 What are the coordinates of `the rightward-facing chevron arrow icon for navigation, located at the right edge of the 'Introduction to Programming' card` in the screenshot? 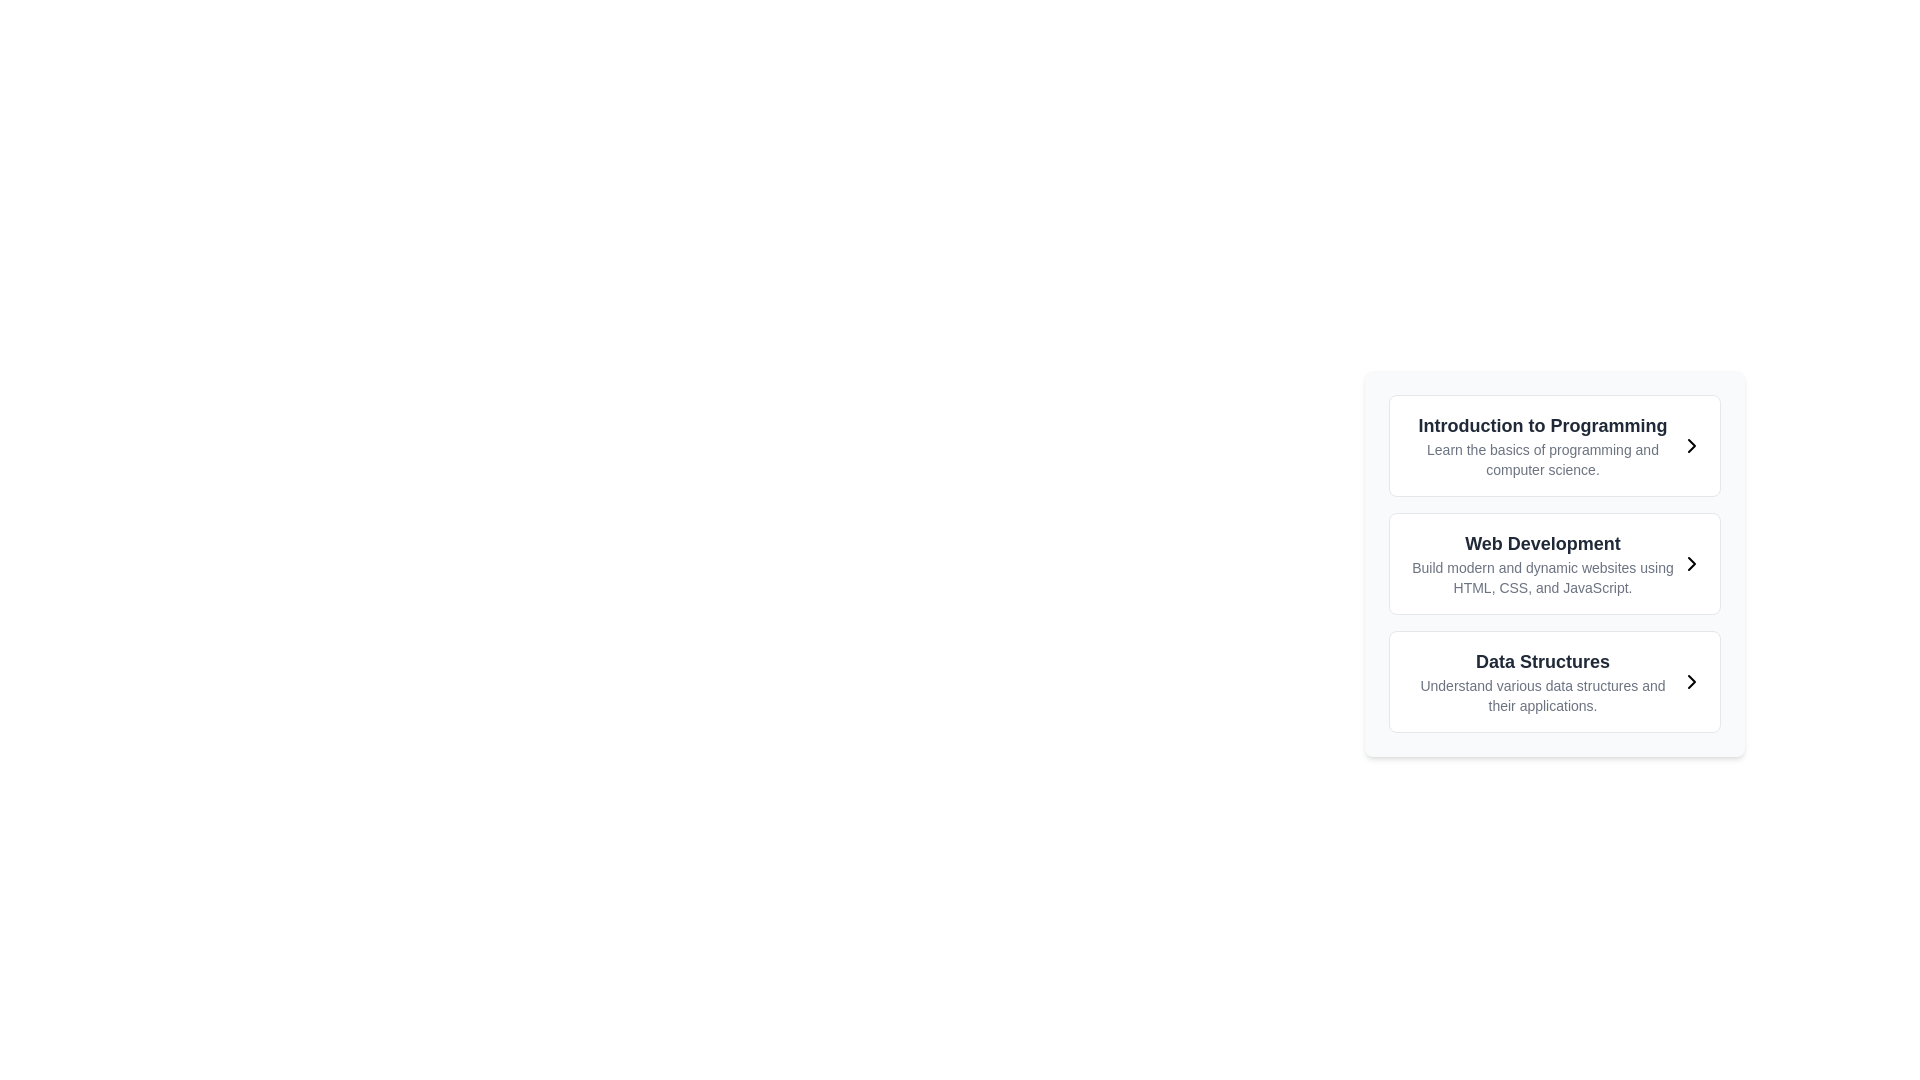 It's located at (1690, 445).